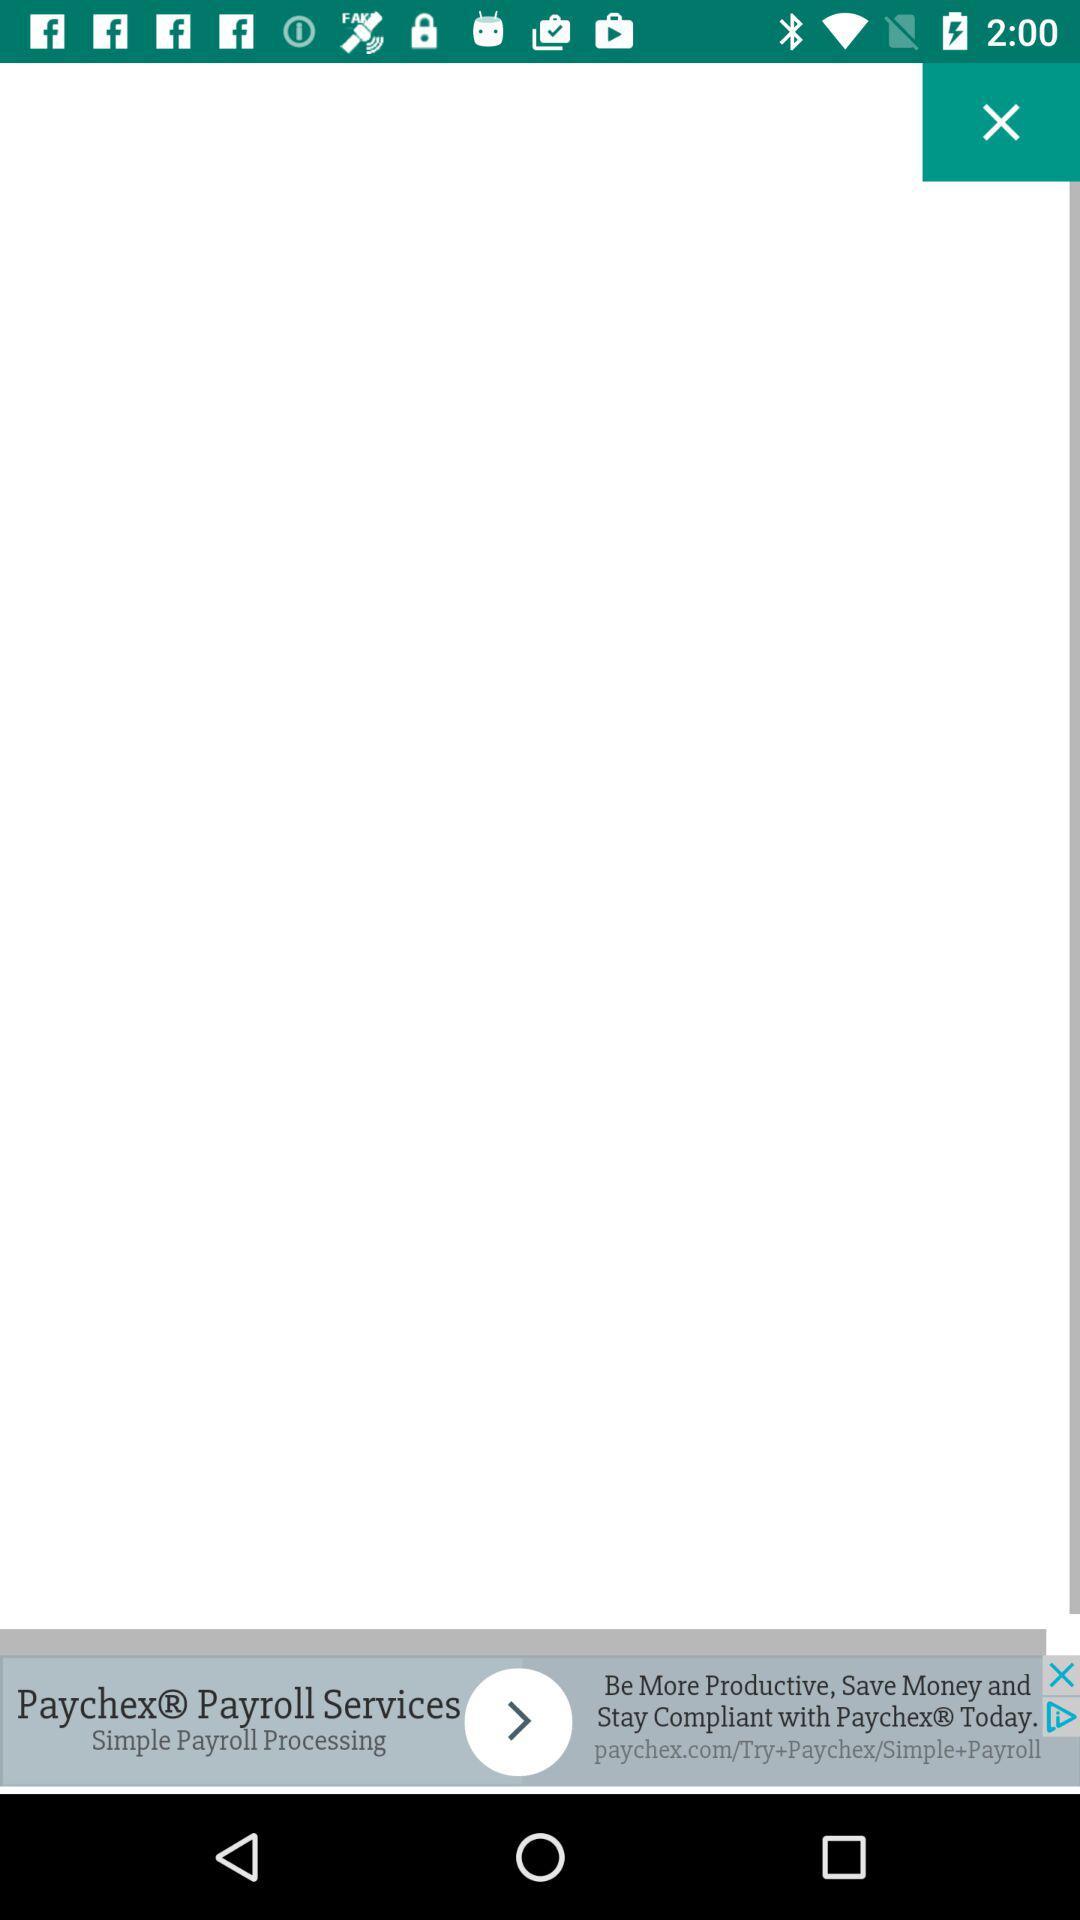 This screenshot has height=1920, width=1080. What do you see at coordinates (1001, 121) in the screenshot?
I see `screen` at bounding box center [1001, 121].